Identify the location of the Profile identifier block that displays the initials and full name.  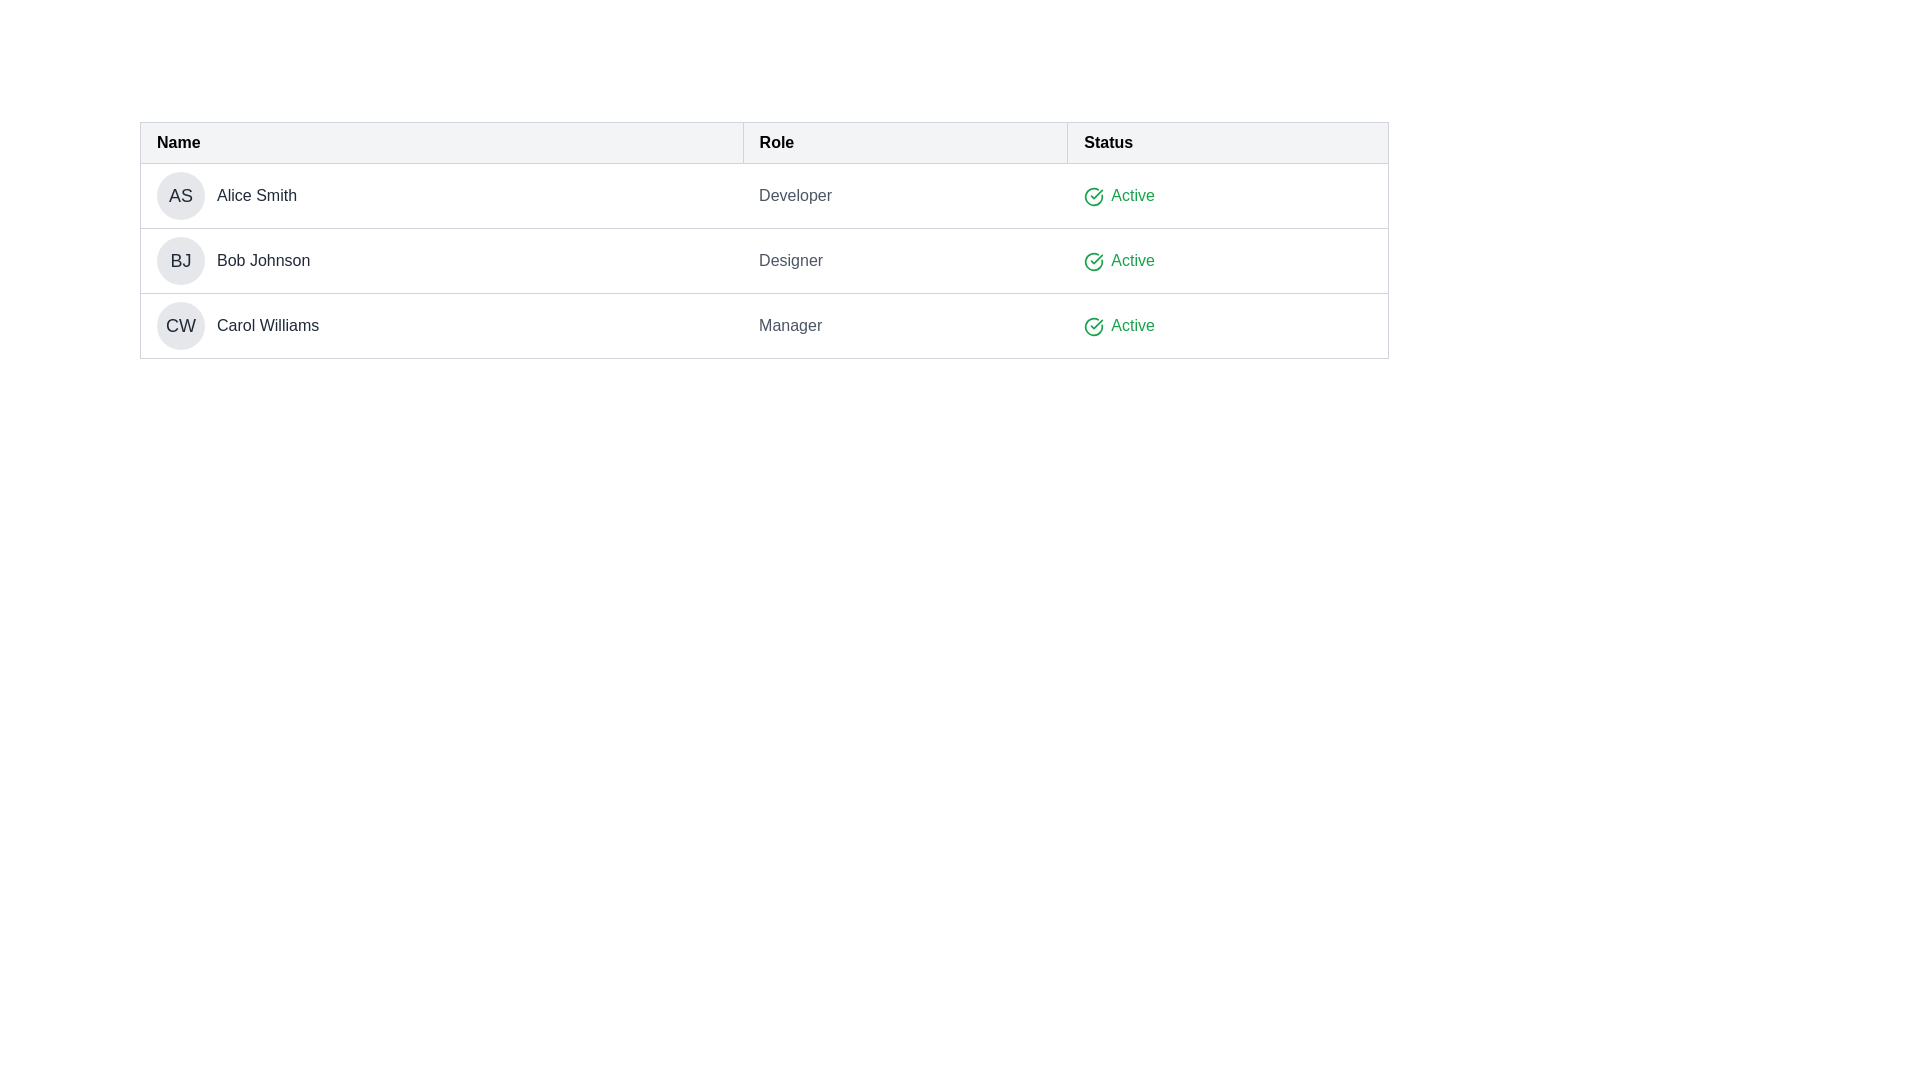
(440, 325).